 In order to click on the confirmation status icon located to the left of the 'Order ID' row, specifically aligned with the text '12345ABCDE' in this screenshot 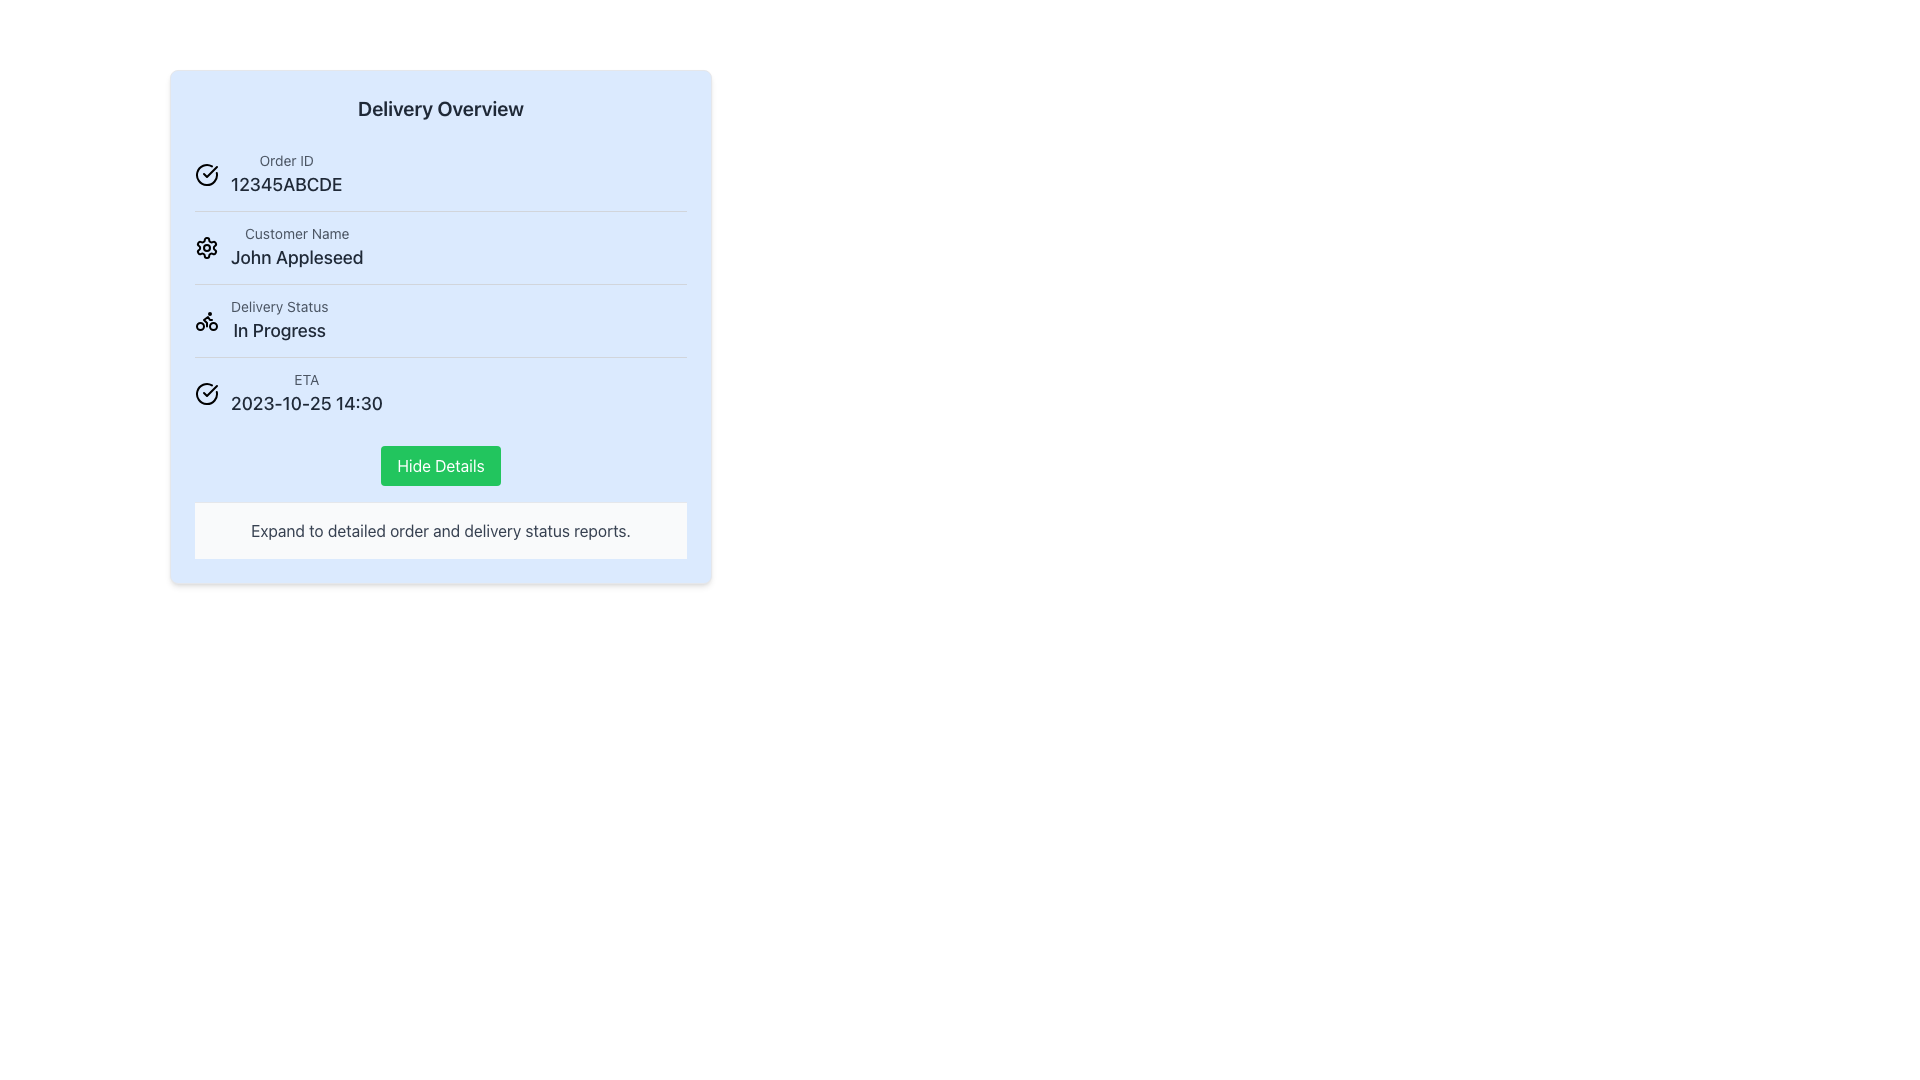, I will do `click(206, 173)`.